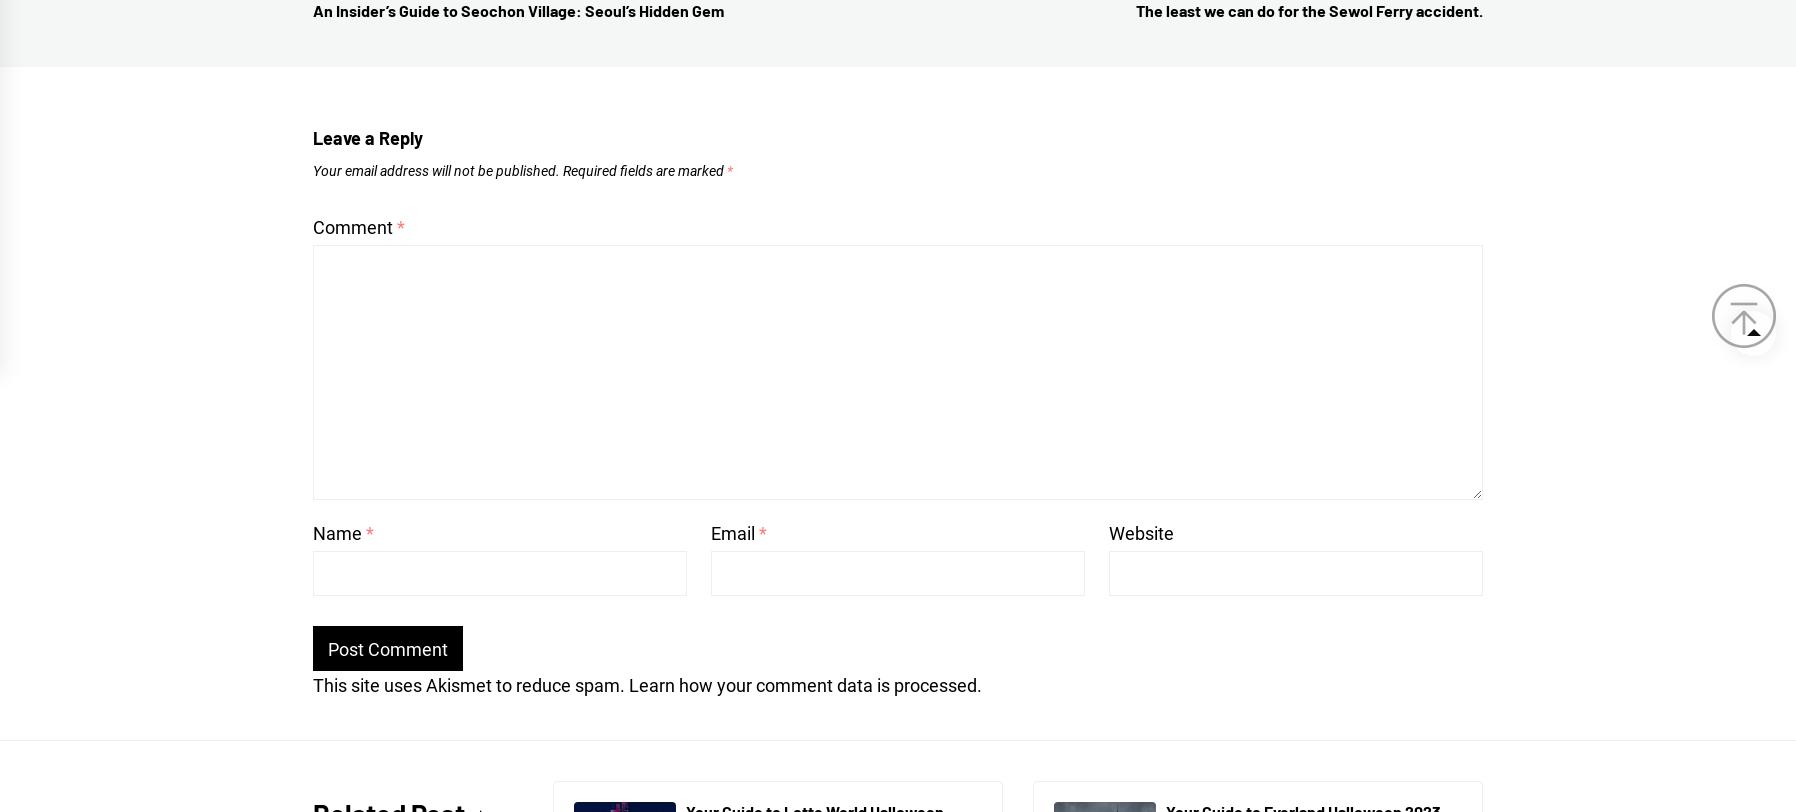  I want to click on 'Name', so click(339, 532).